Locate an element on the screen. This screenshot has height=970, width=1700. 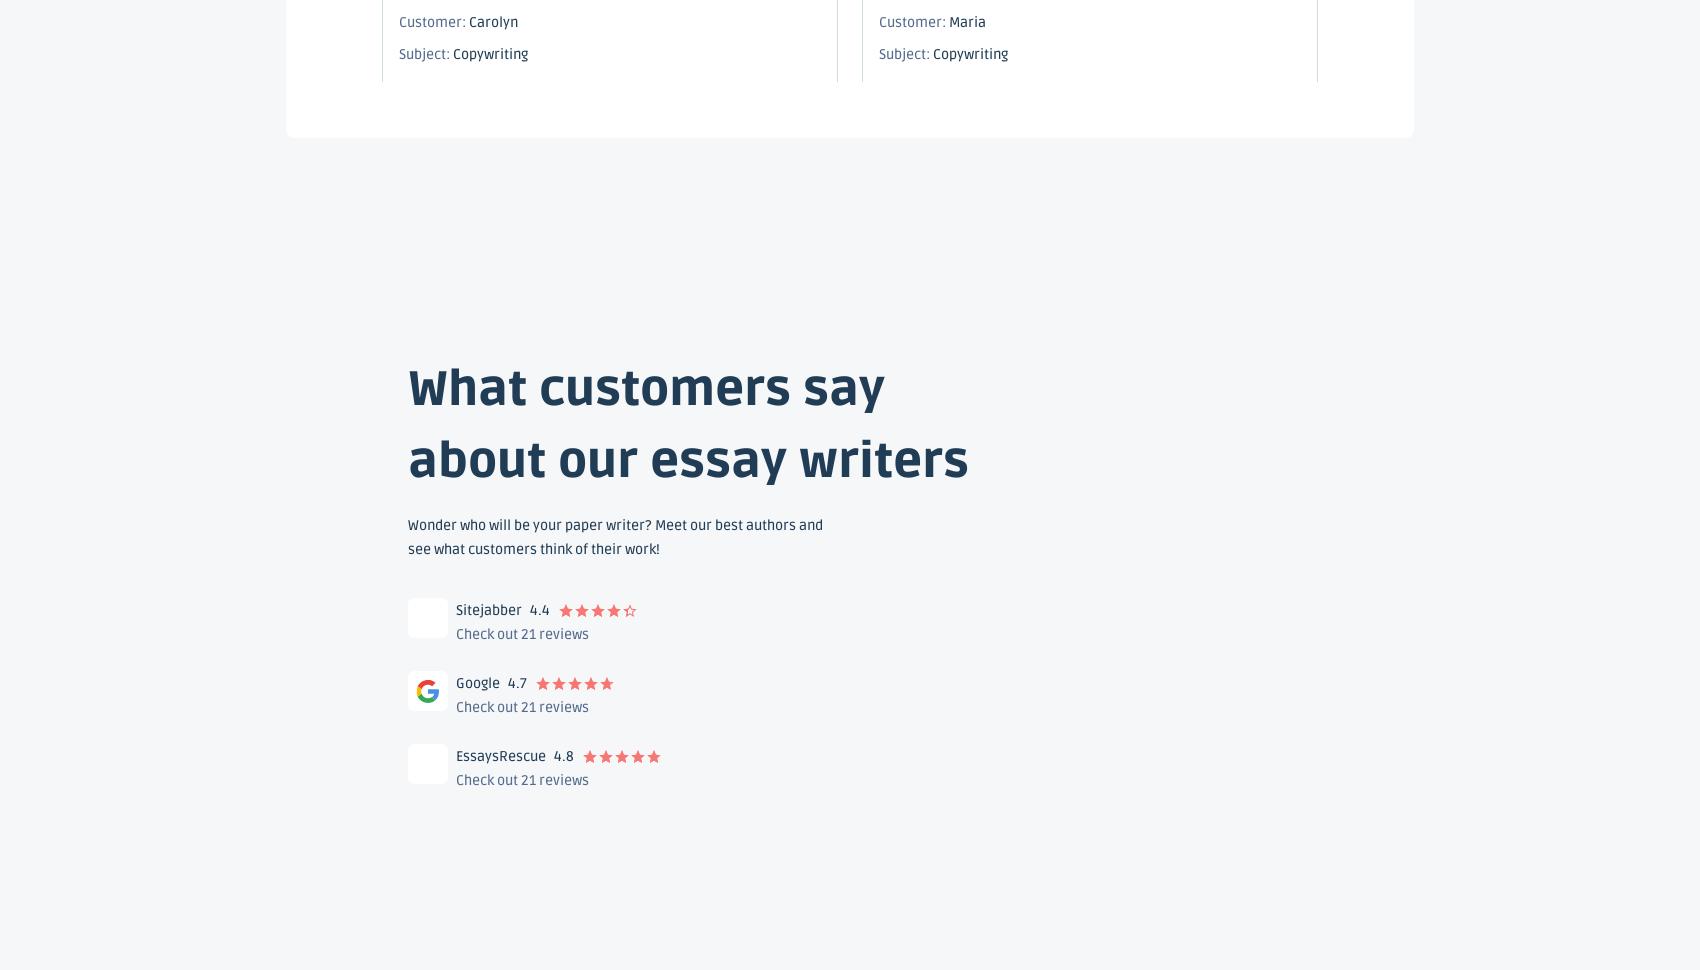
'Wonder who will be your paper writer? Meet our best authors and see what customers think of their work!' is located at coordinates (614, 536).